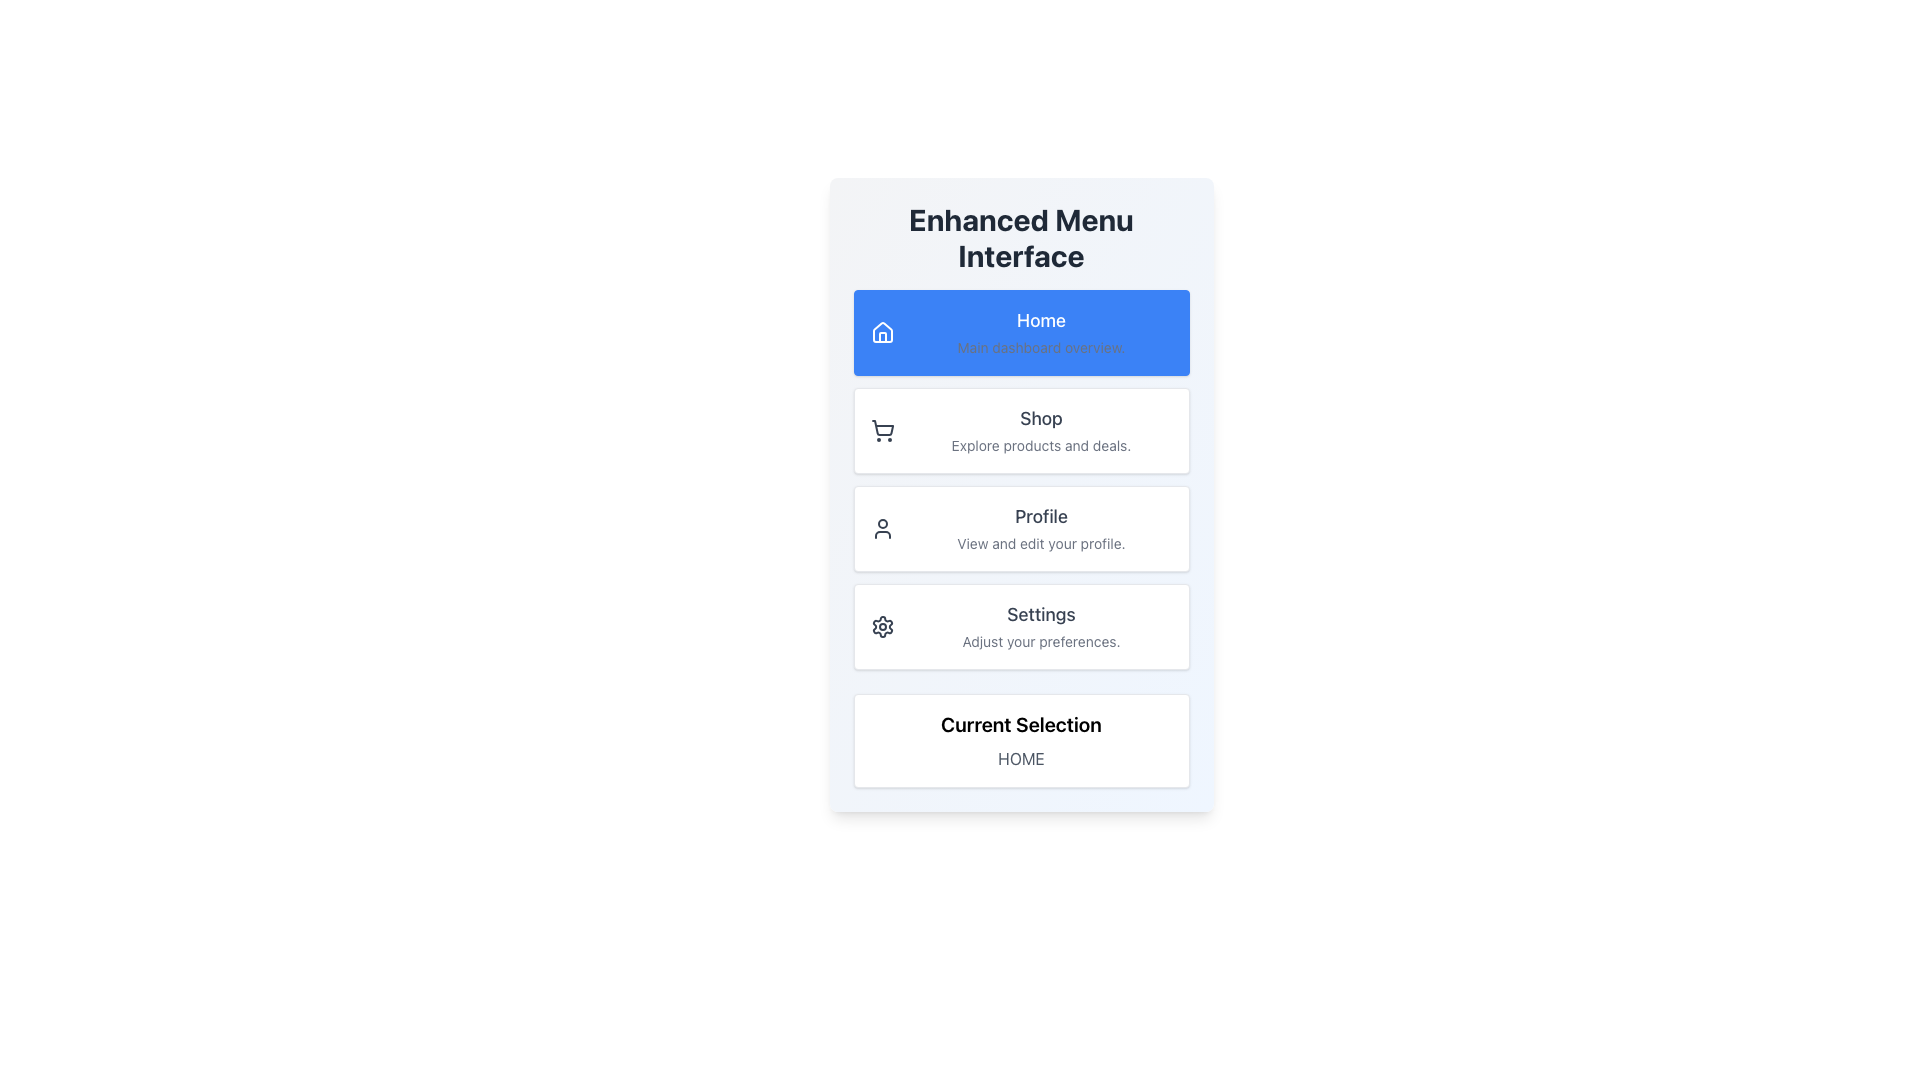  What do you see at coordinates (1040, 543) in the screenshot?
I see `the descriptive subtitle for the 'Profile' menu option, which provides context about viewing and editing the user's profile` at bounding box center [1040, 543].